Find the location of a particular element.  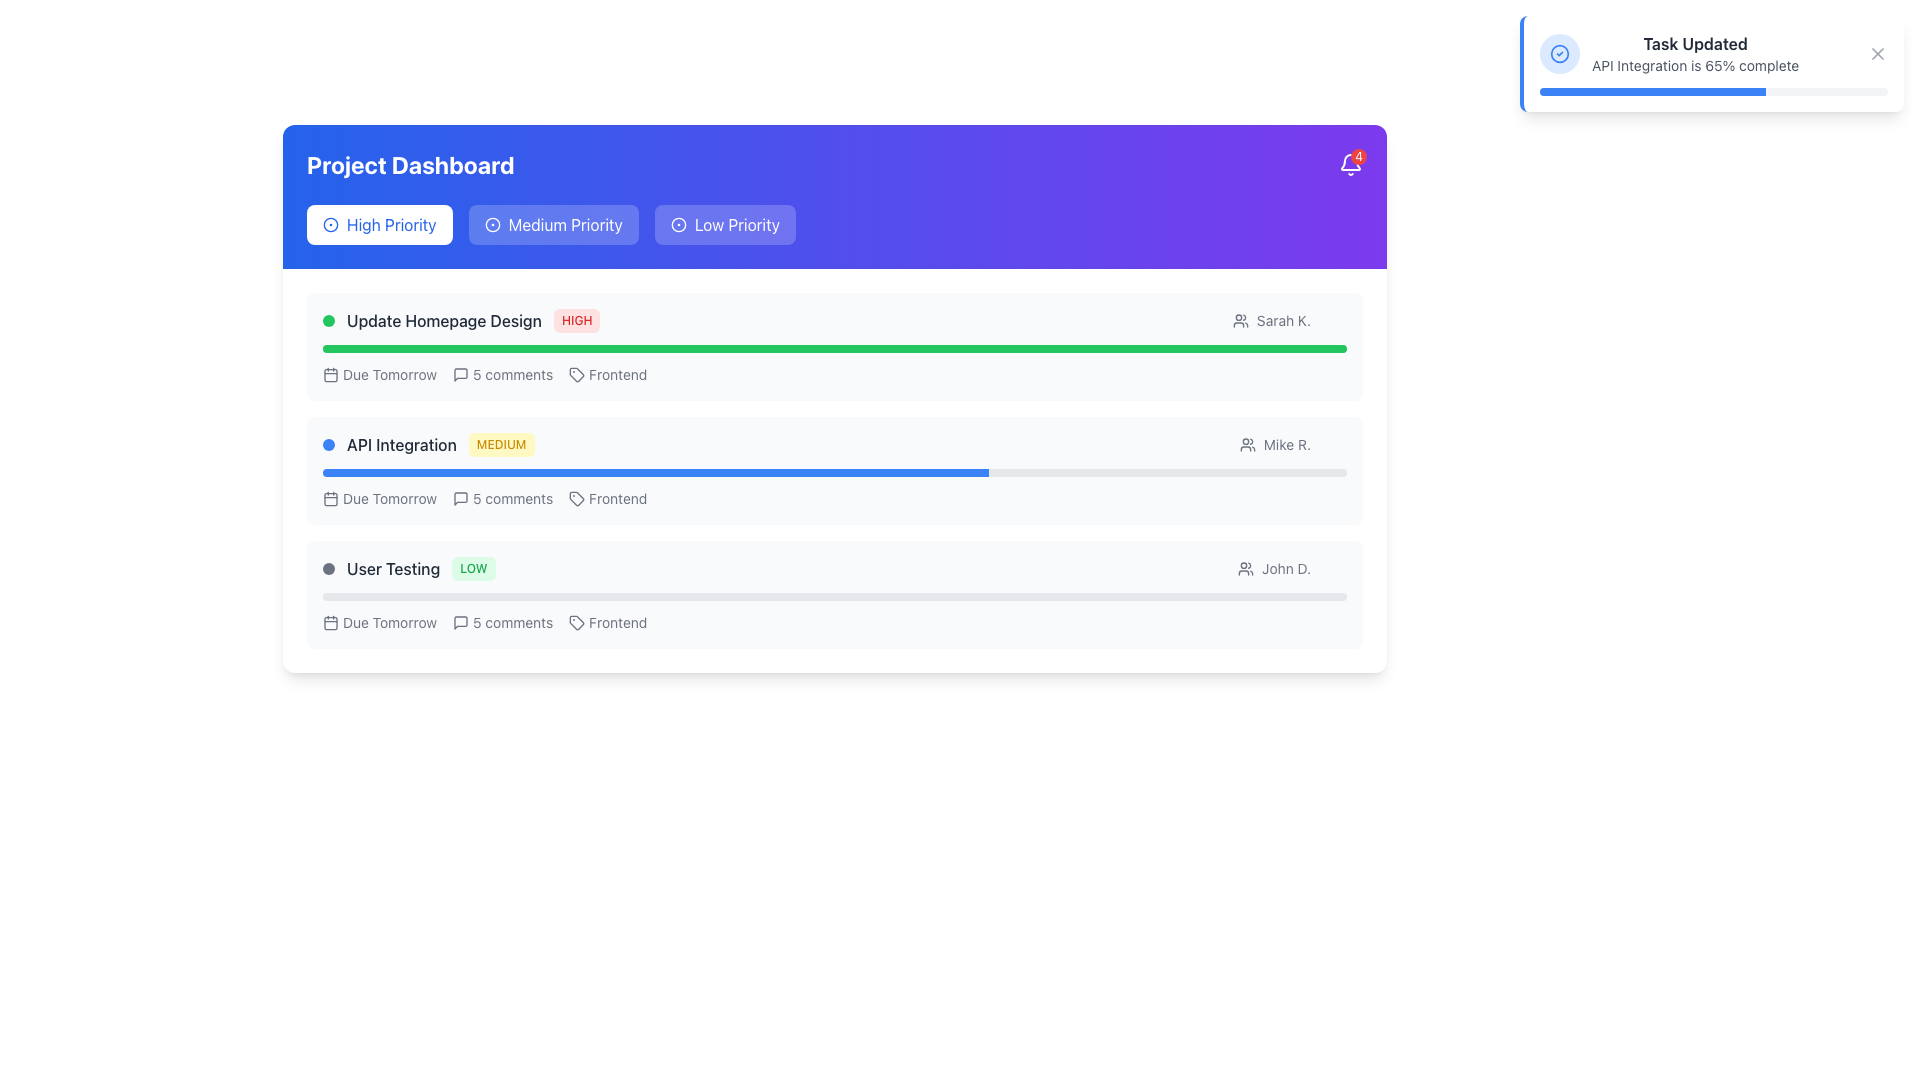

the 'MEDIUM' priority label located to the right of the 'API Integration' text on the dashboard, above the blue progress bar is located at coordinates (501, 443).